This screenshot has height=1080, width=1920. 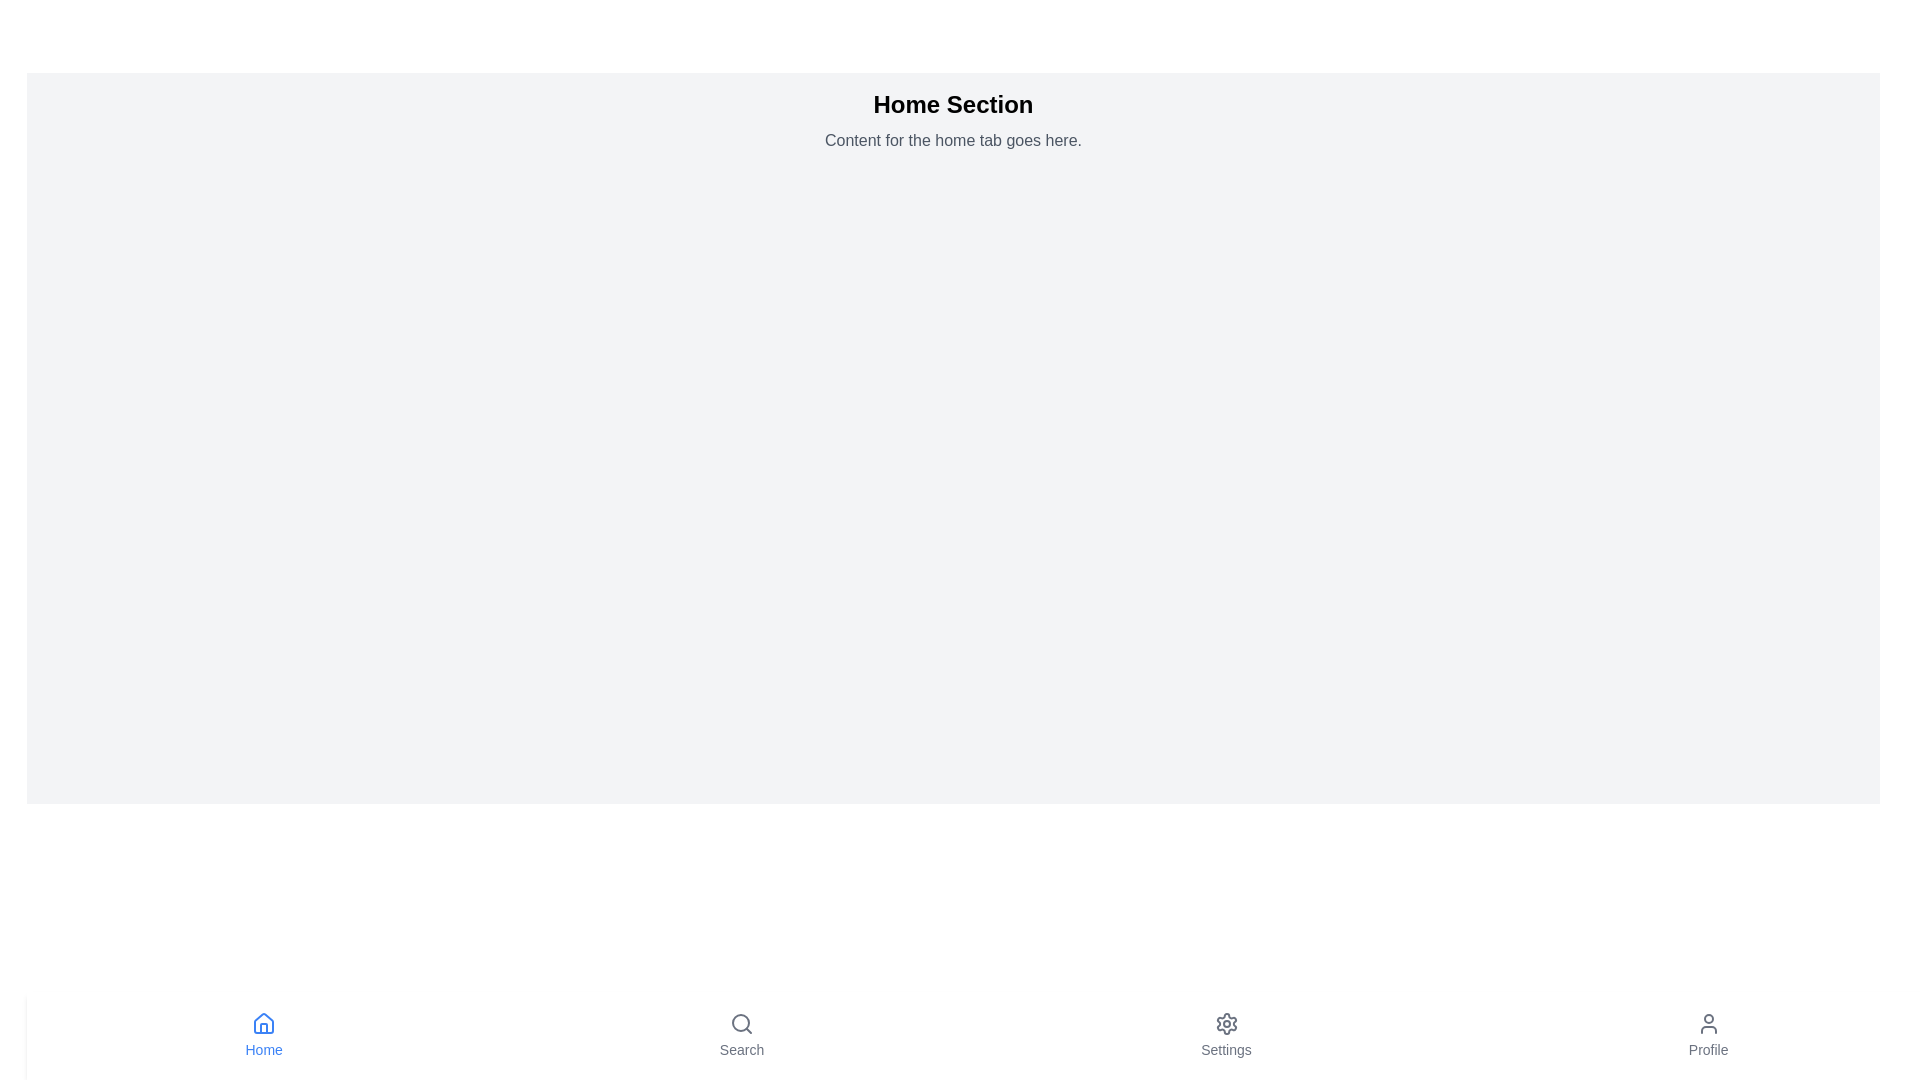 What do you see at coordinates (952, 120) in the screenshot?
I see `the text block that serves as the title and description for the 'Home' section, located near the top center of the interface` at bounding box center [952, 120].